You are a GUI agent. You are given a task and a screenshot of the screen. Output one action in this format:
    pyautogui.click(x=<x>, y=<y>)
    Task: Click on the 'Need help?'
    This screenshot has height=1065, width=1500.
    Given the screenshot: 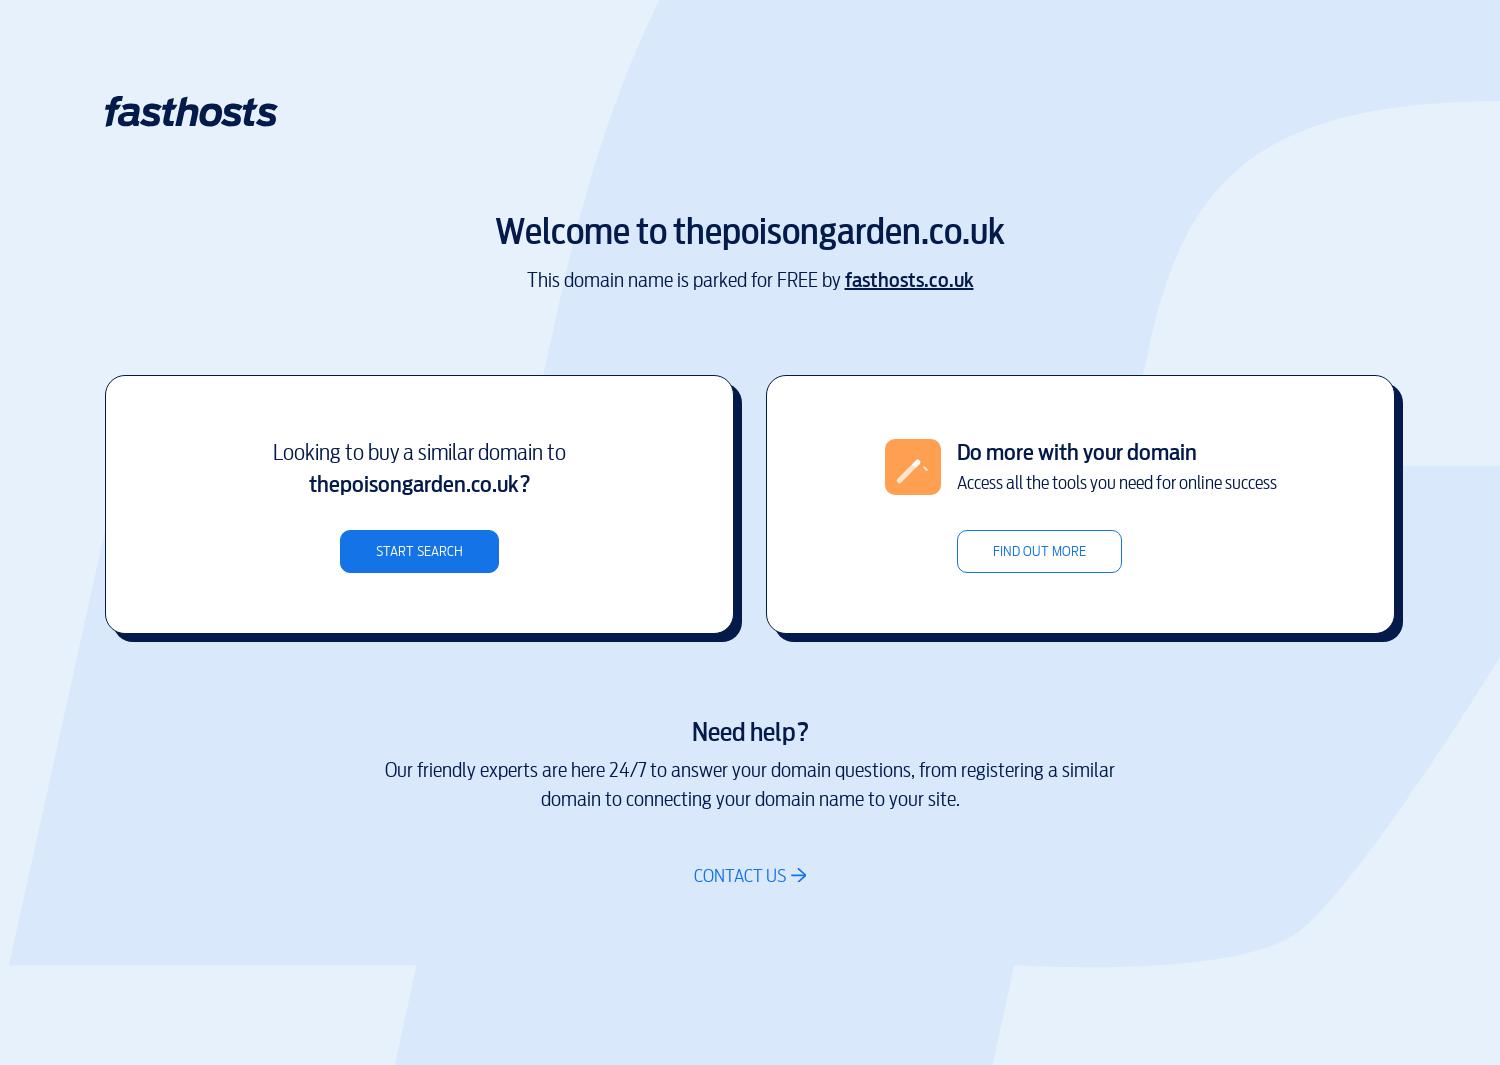 What is the action you would take?
    pyautogui.click(x=748, y=731)
    